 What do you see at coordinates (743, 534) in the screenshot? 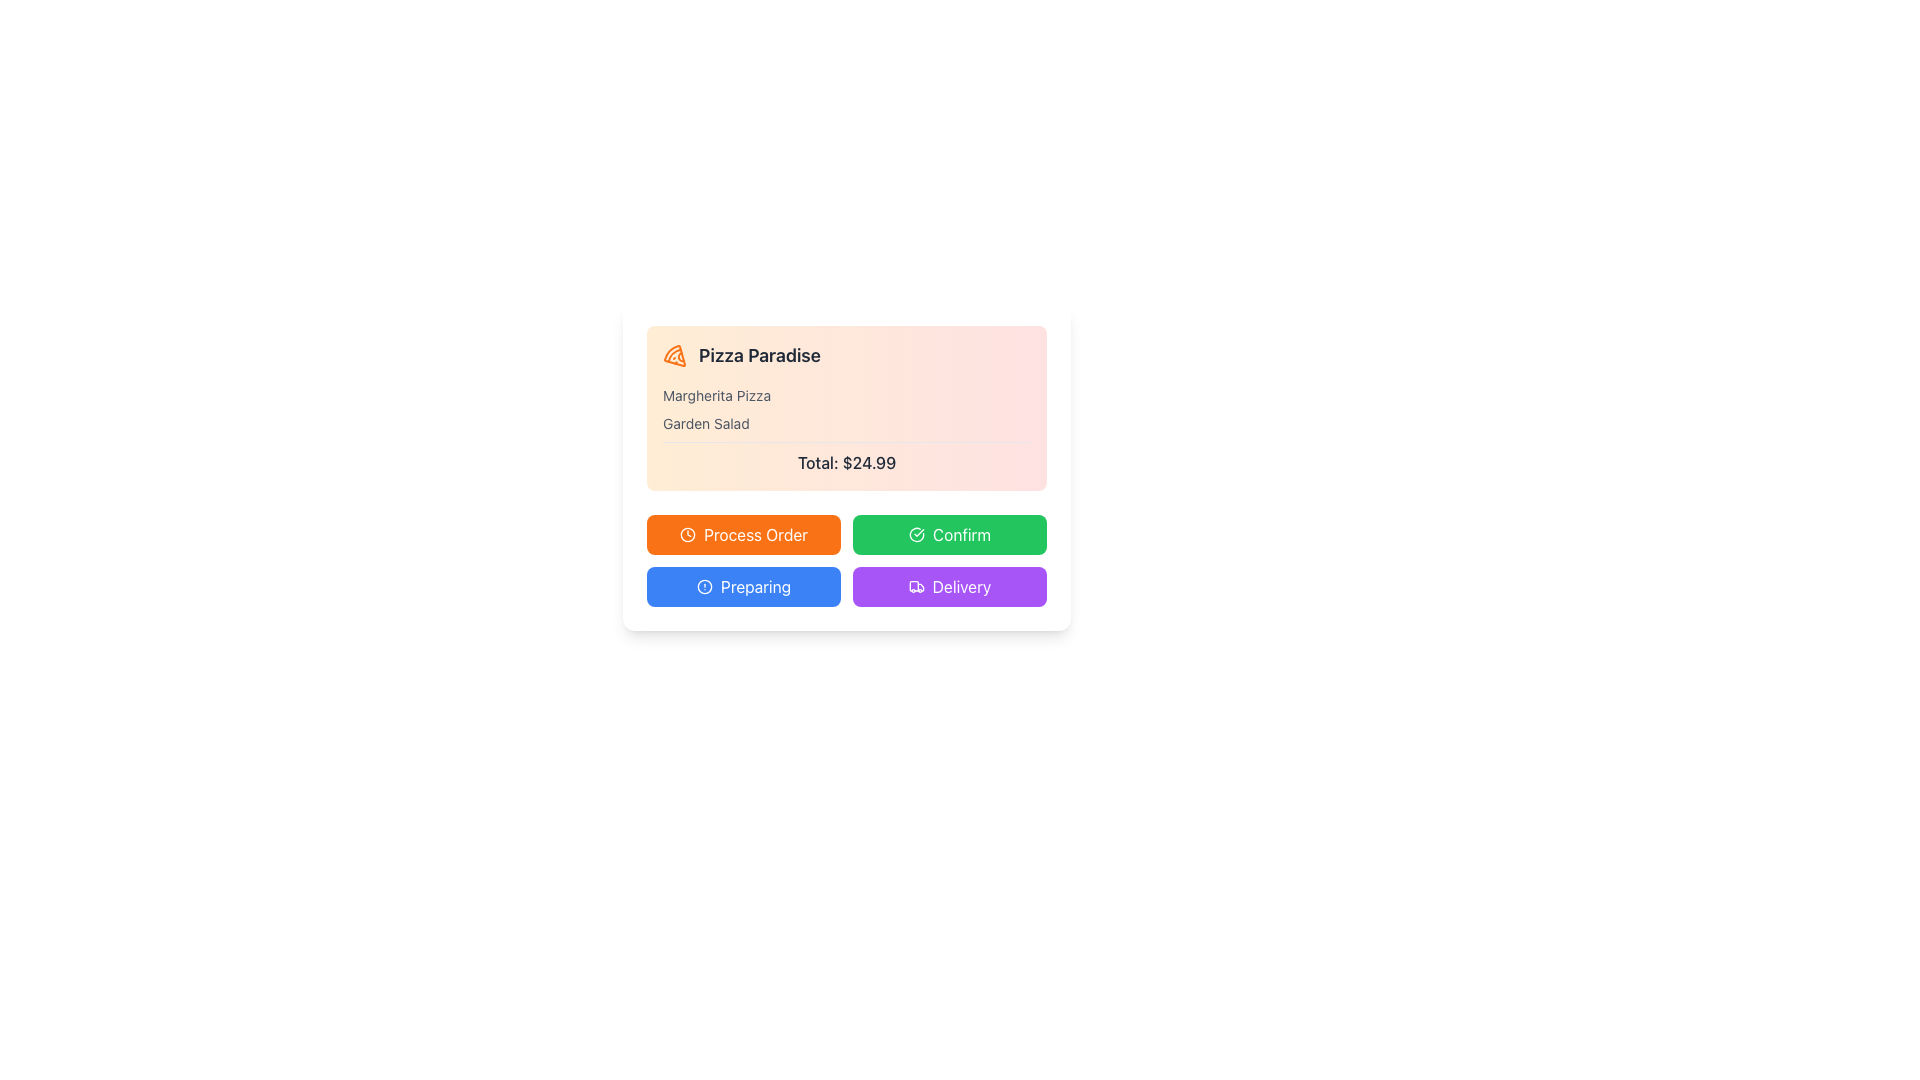
I see `the orange button labeled 'Process Order', which is styled with rounded corners and includes a white clock icon` at bounding box center [743, 534].